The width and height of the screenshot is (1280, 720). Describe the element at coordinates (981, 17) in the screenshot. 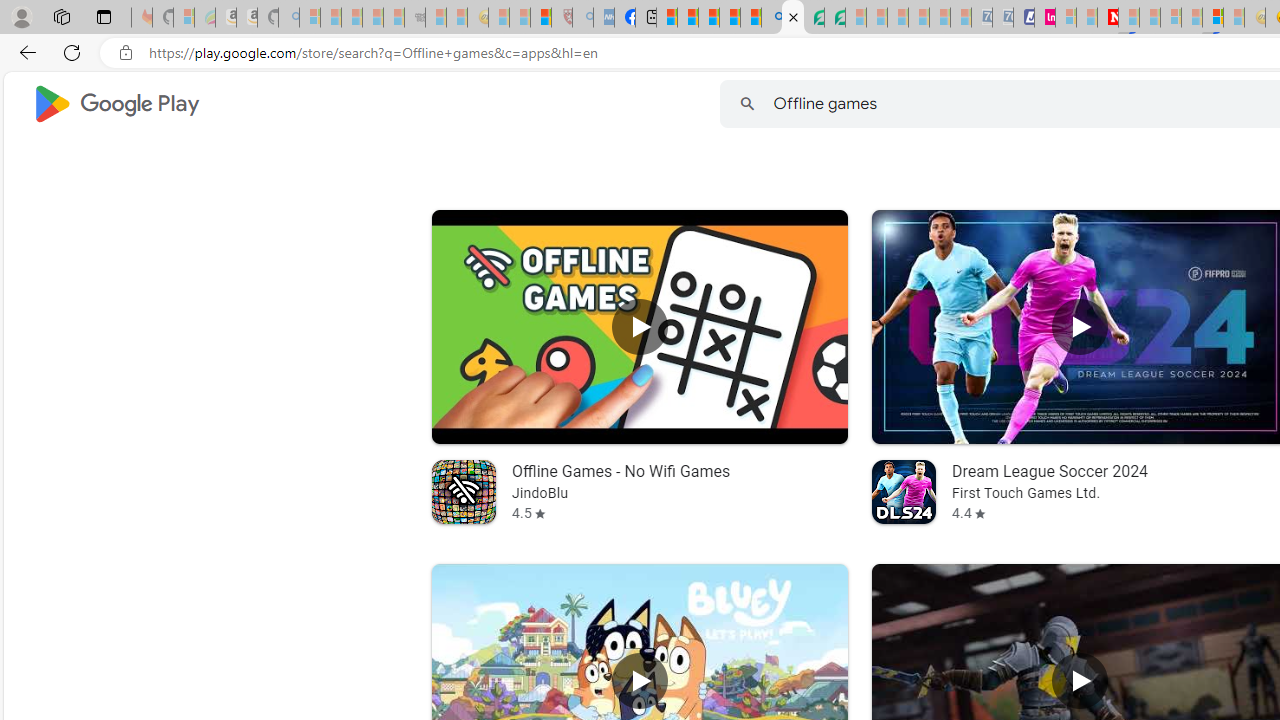

I see `'Cheap Car Rentals - Save70.com - Sleeping'` at that location.